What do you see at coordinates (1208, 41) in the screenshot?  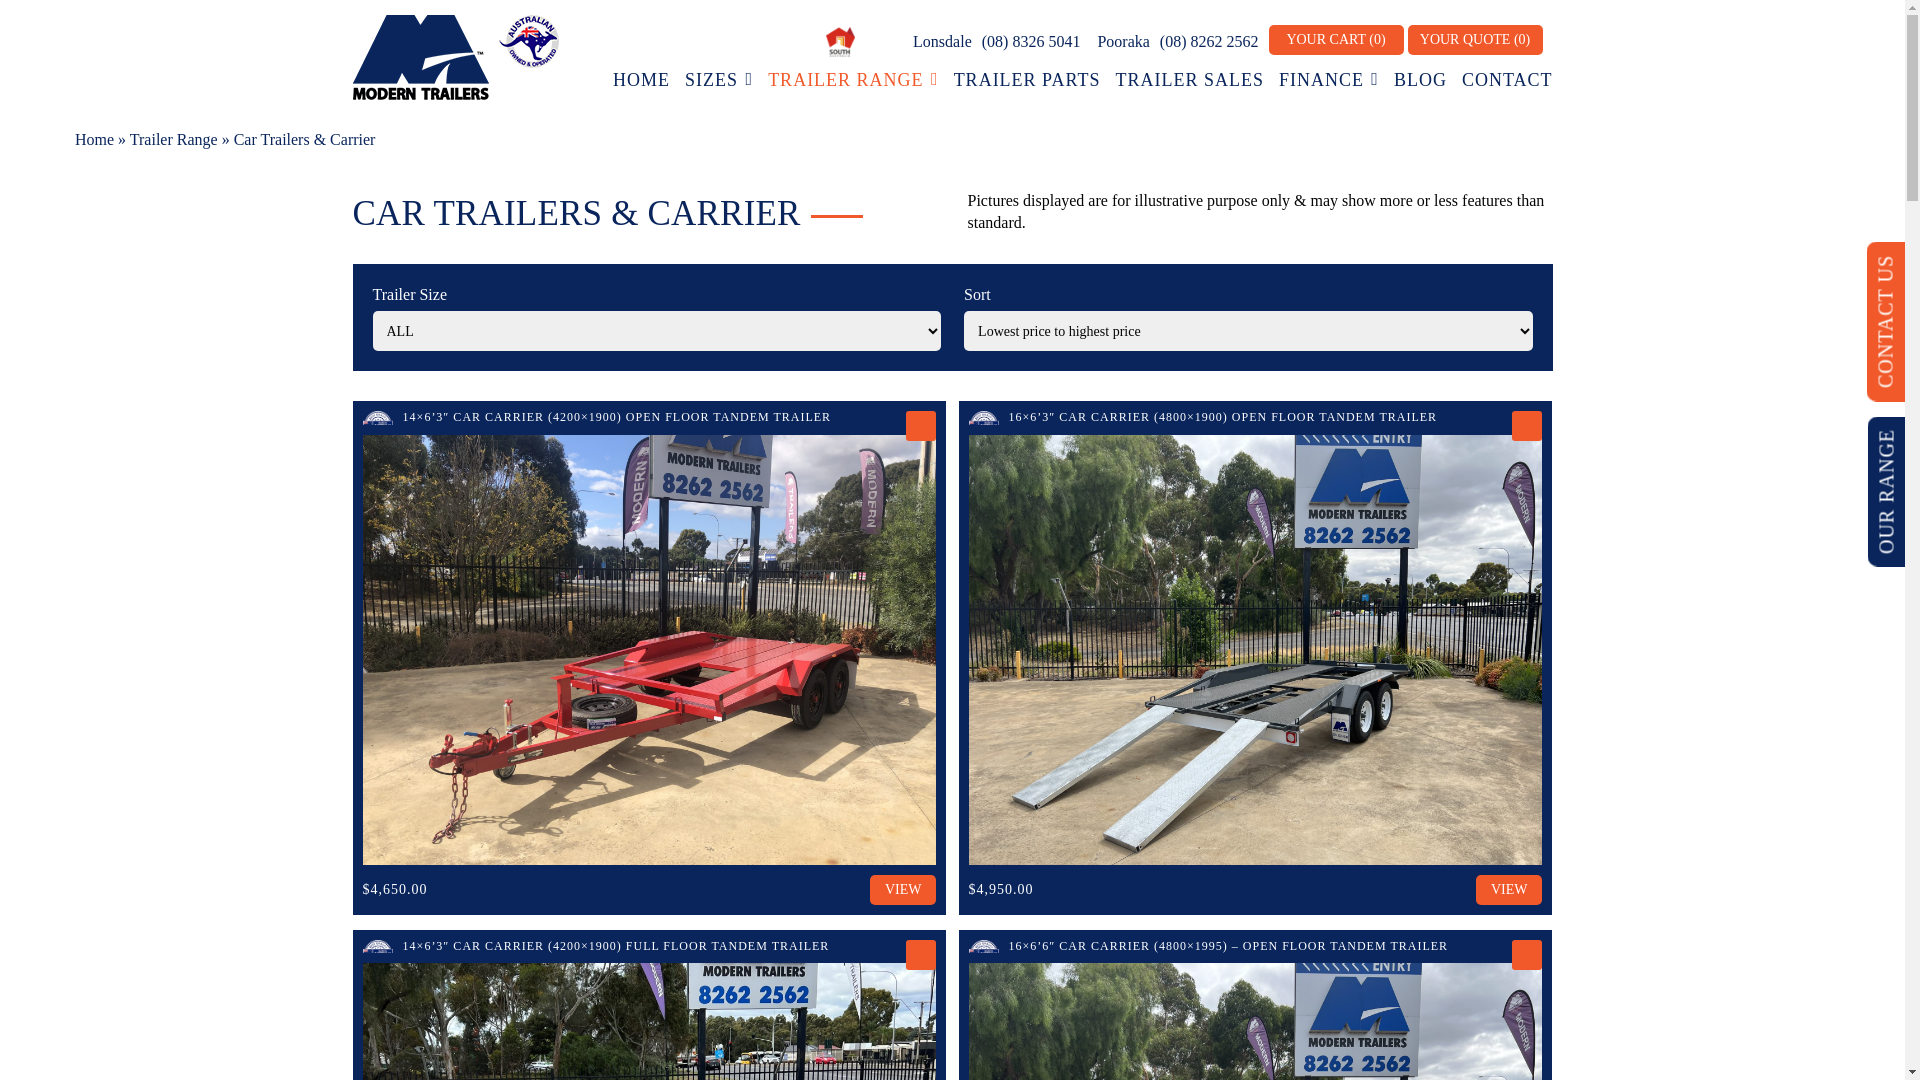 I see `'(08) 8262 2562'` at bounding box center [1208, 41].